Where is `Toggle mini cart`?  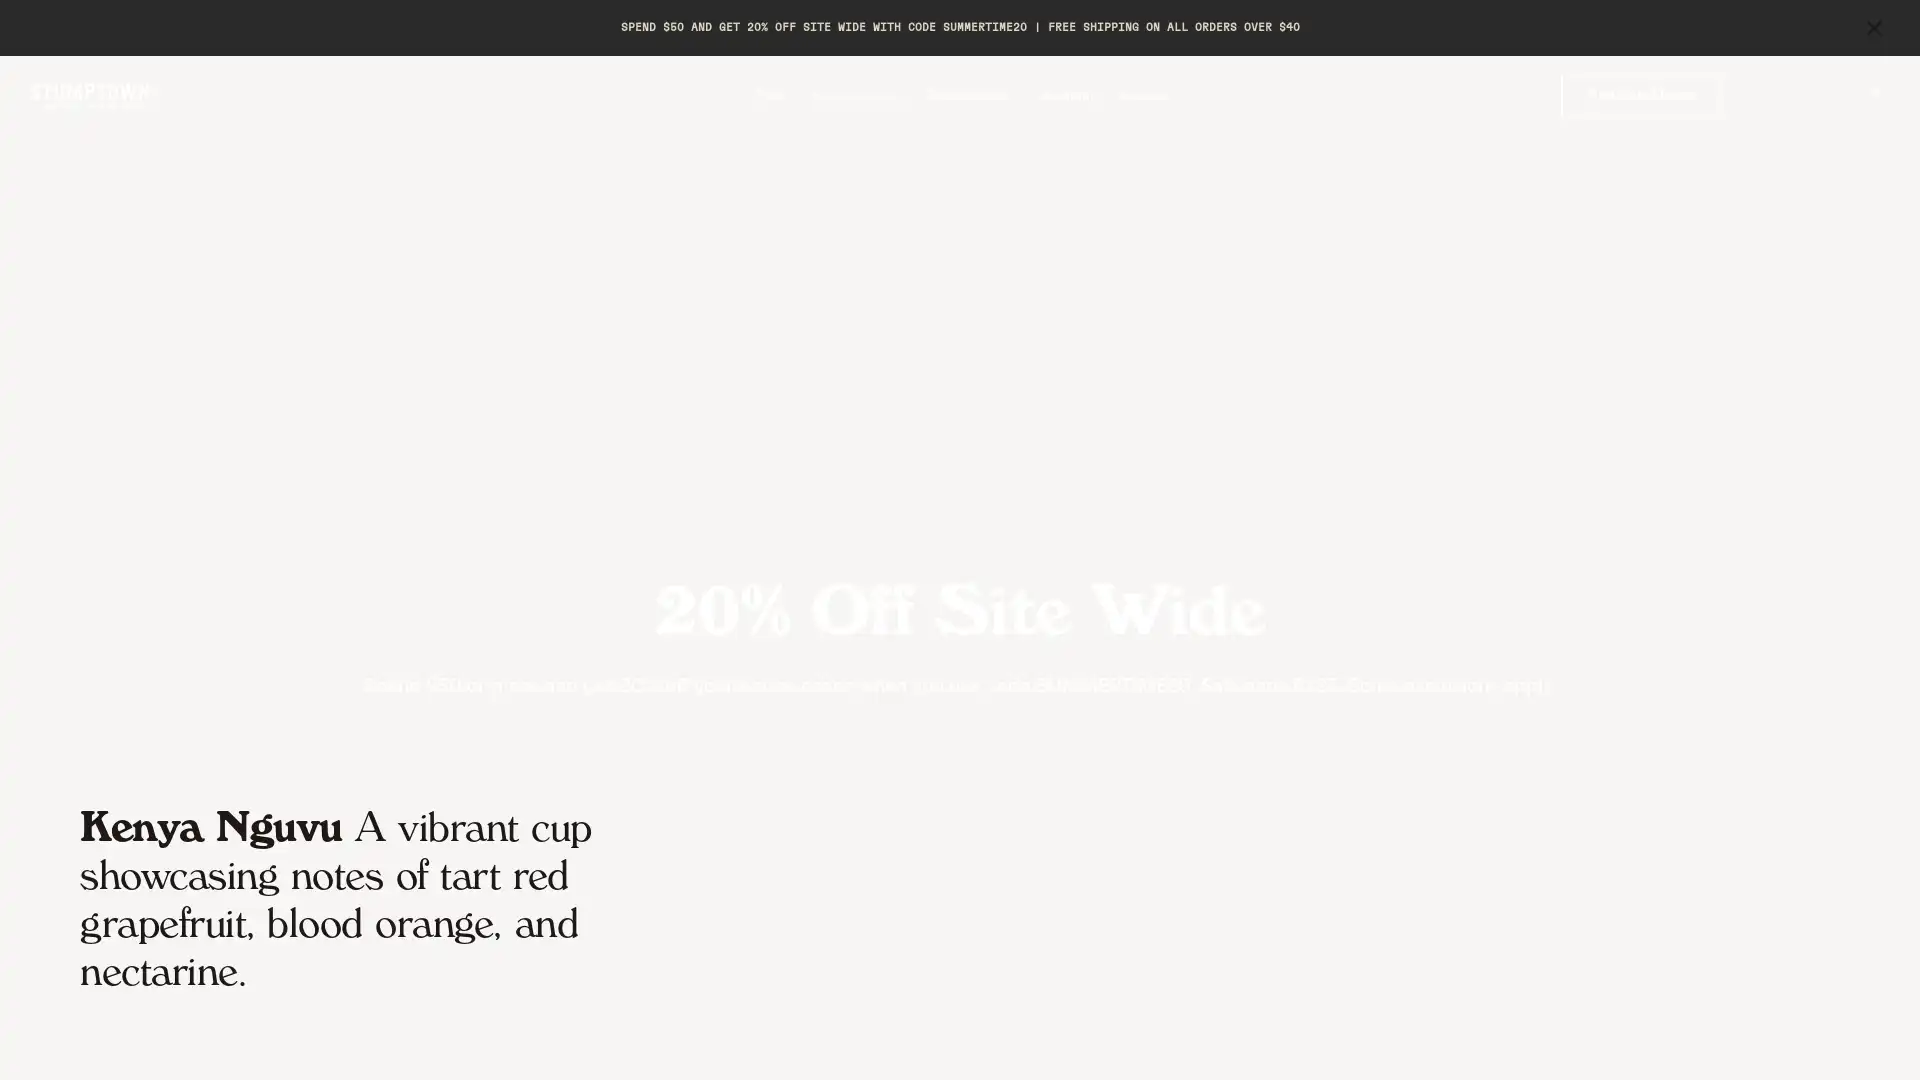 Toggle mini cart is located at coordinates (1875, 96).